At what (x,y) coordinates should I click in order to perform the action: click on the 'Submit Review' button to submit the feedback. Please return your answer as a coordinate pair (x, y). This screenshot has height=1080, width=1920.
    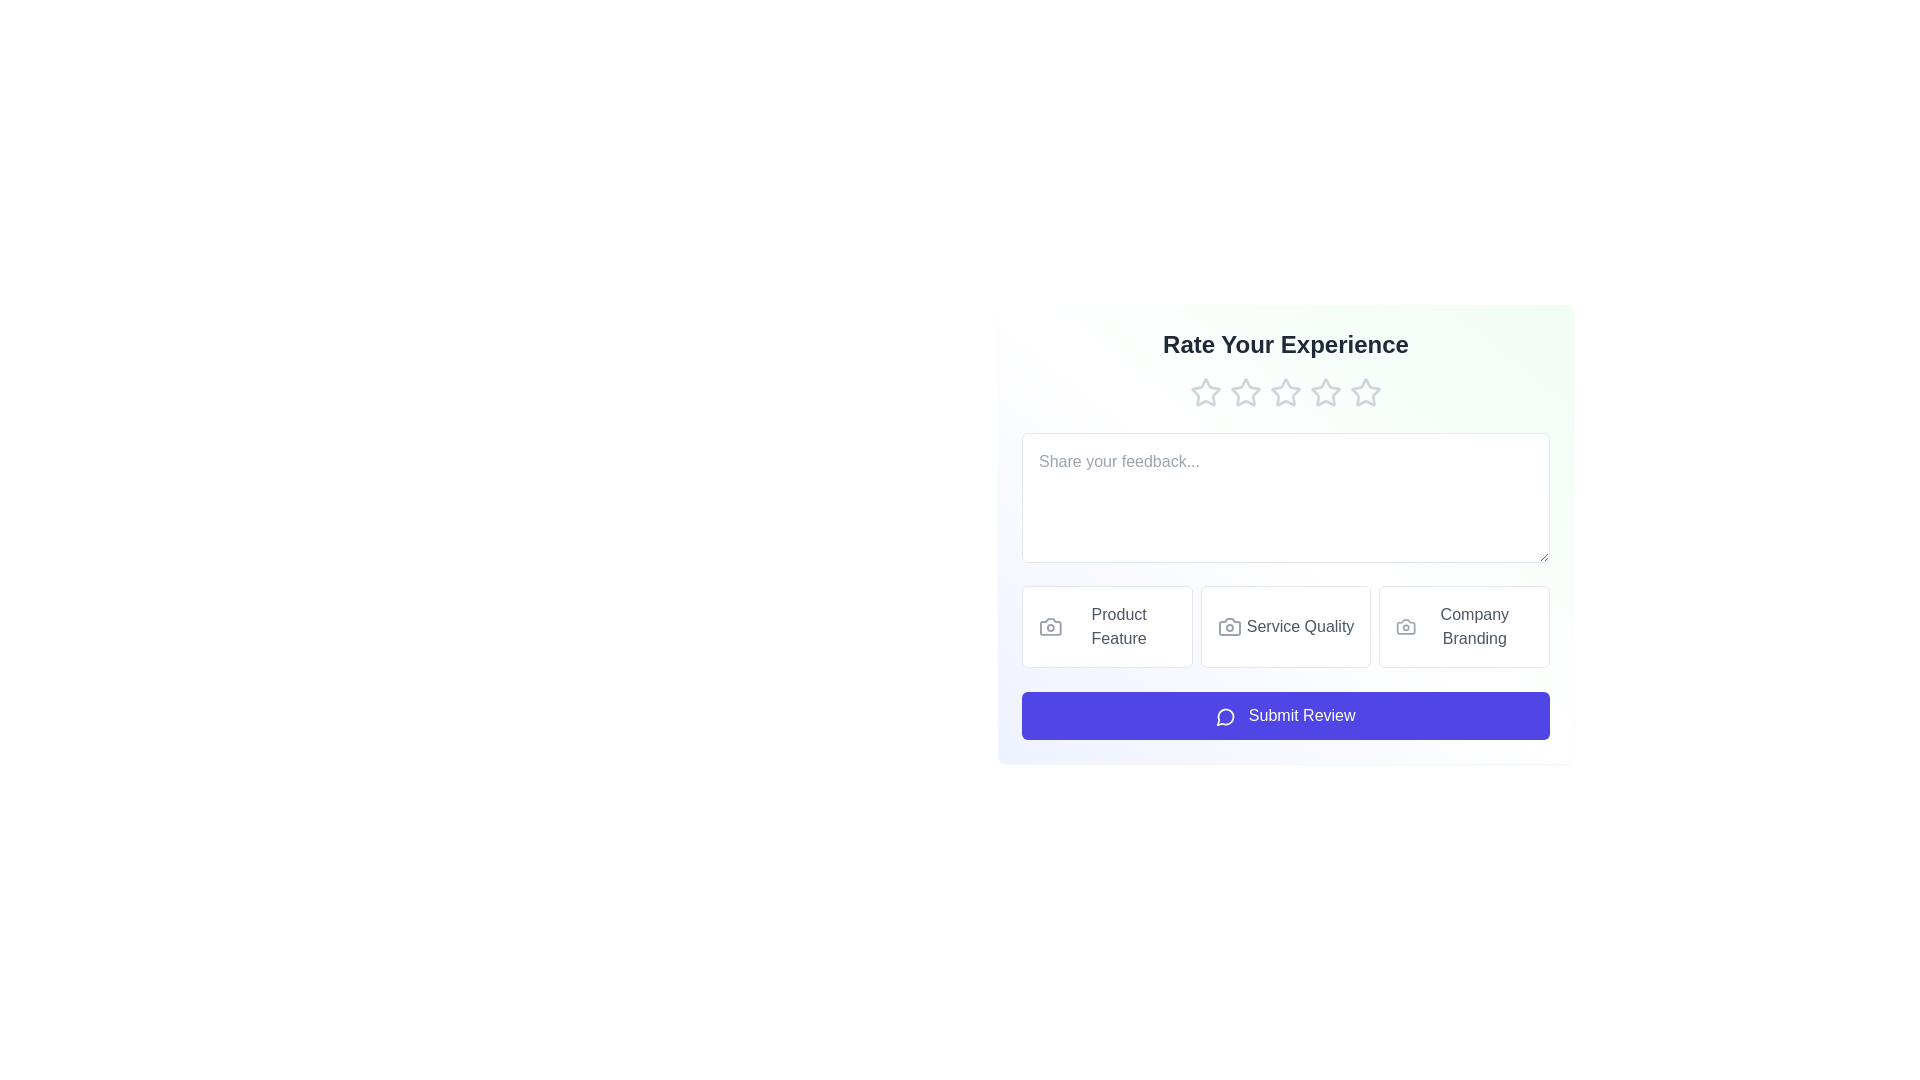
    Looking at the image, I should click on (1286, 715).